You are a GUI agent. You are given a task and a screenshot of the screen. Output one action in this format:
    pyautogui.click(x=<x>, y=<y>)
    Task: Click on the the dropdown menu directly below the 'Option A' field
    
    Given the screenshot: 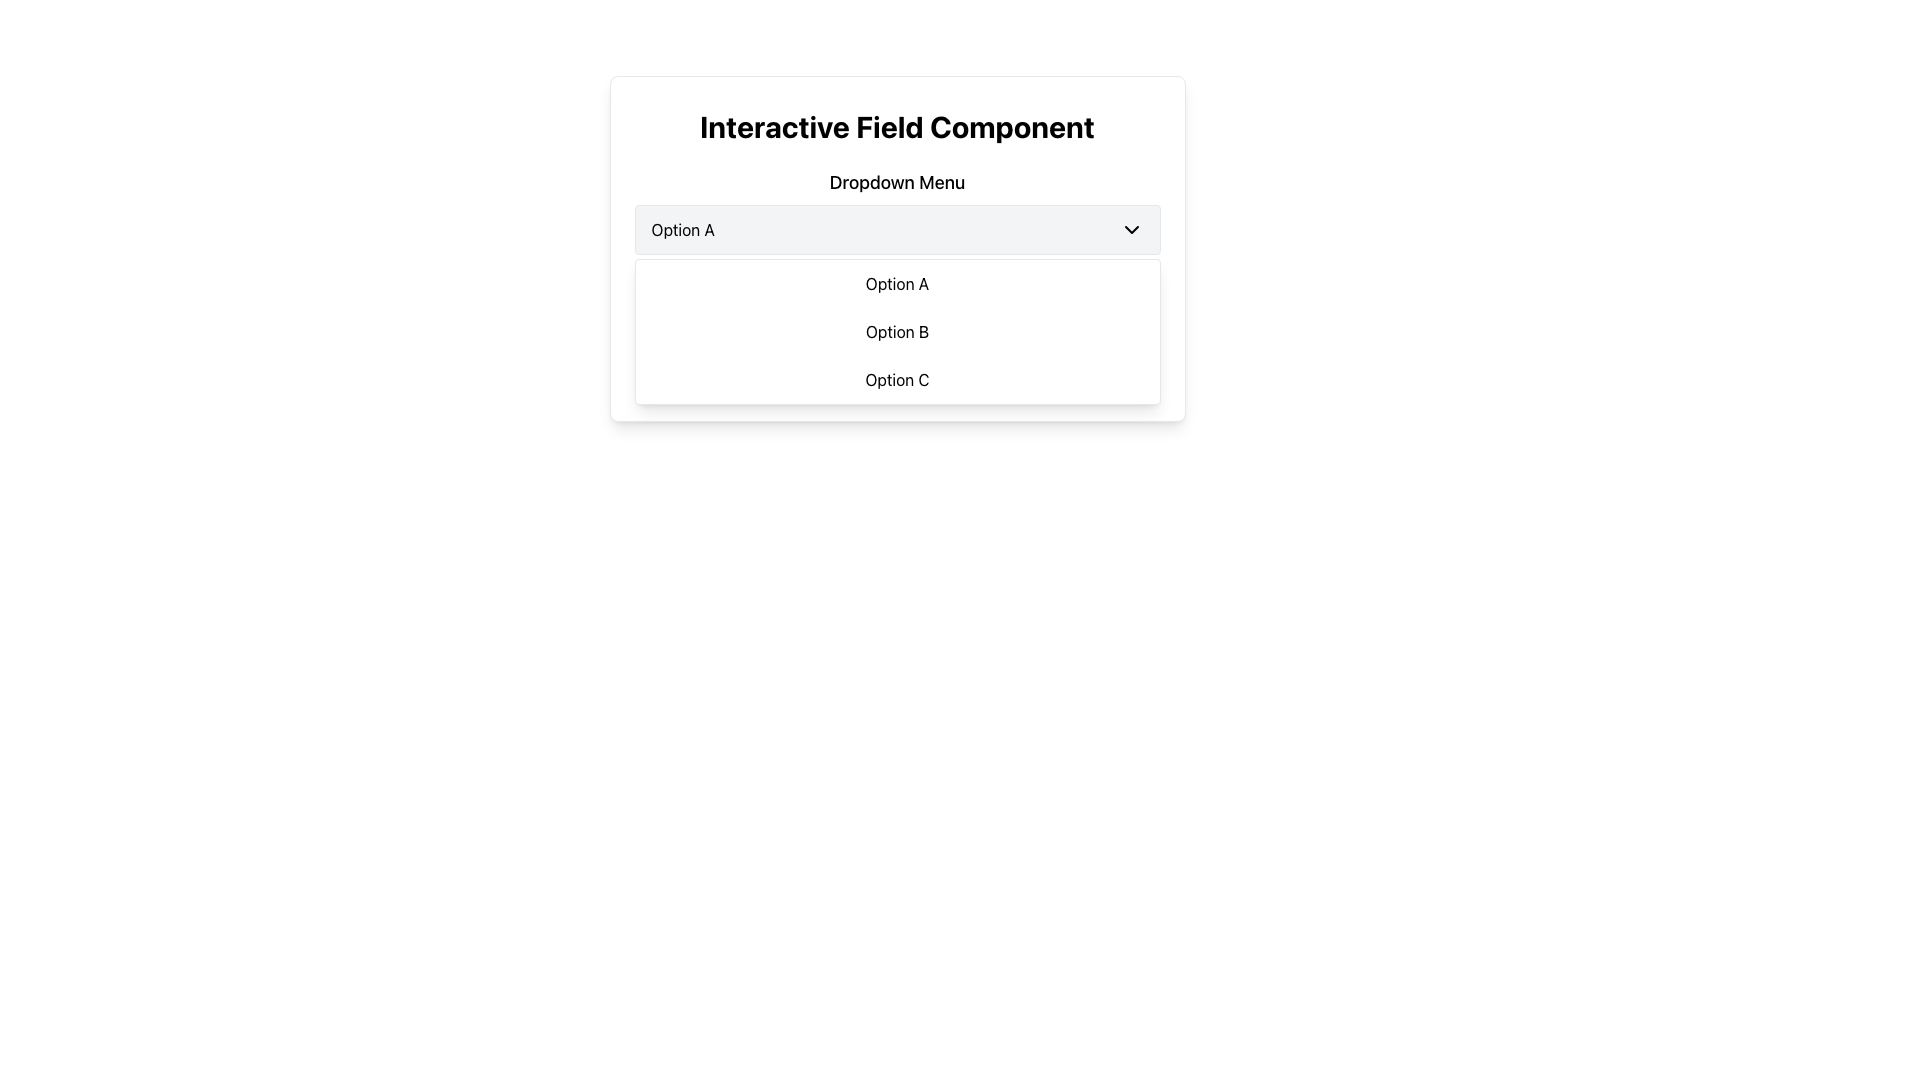 What is the action you would take?
    pyautogui.click(x=896, y=330)
    